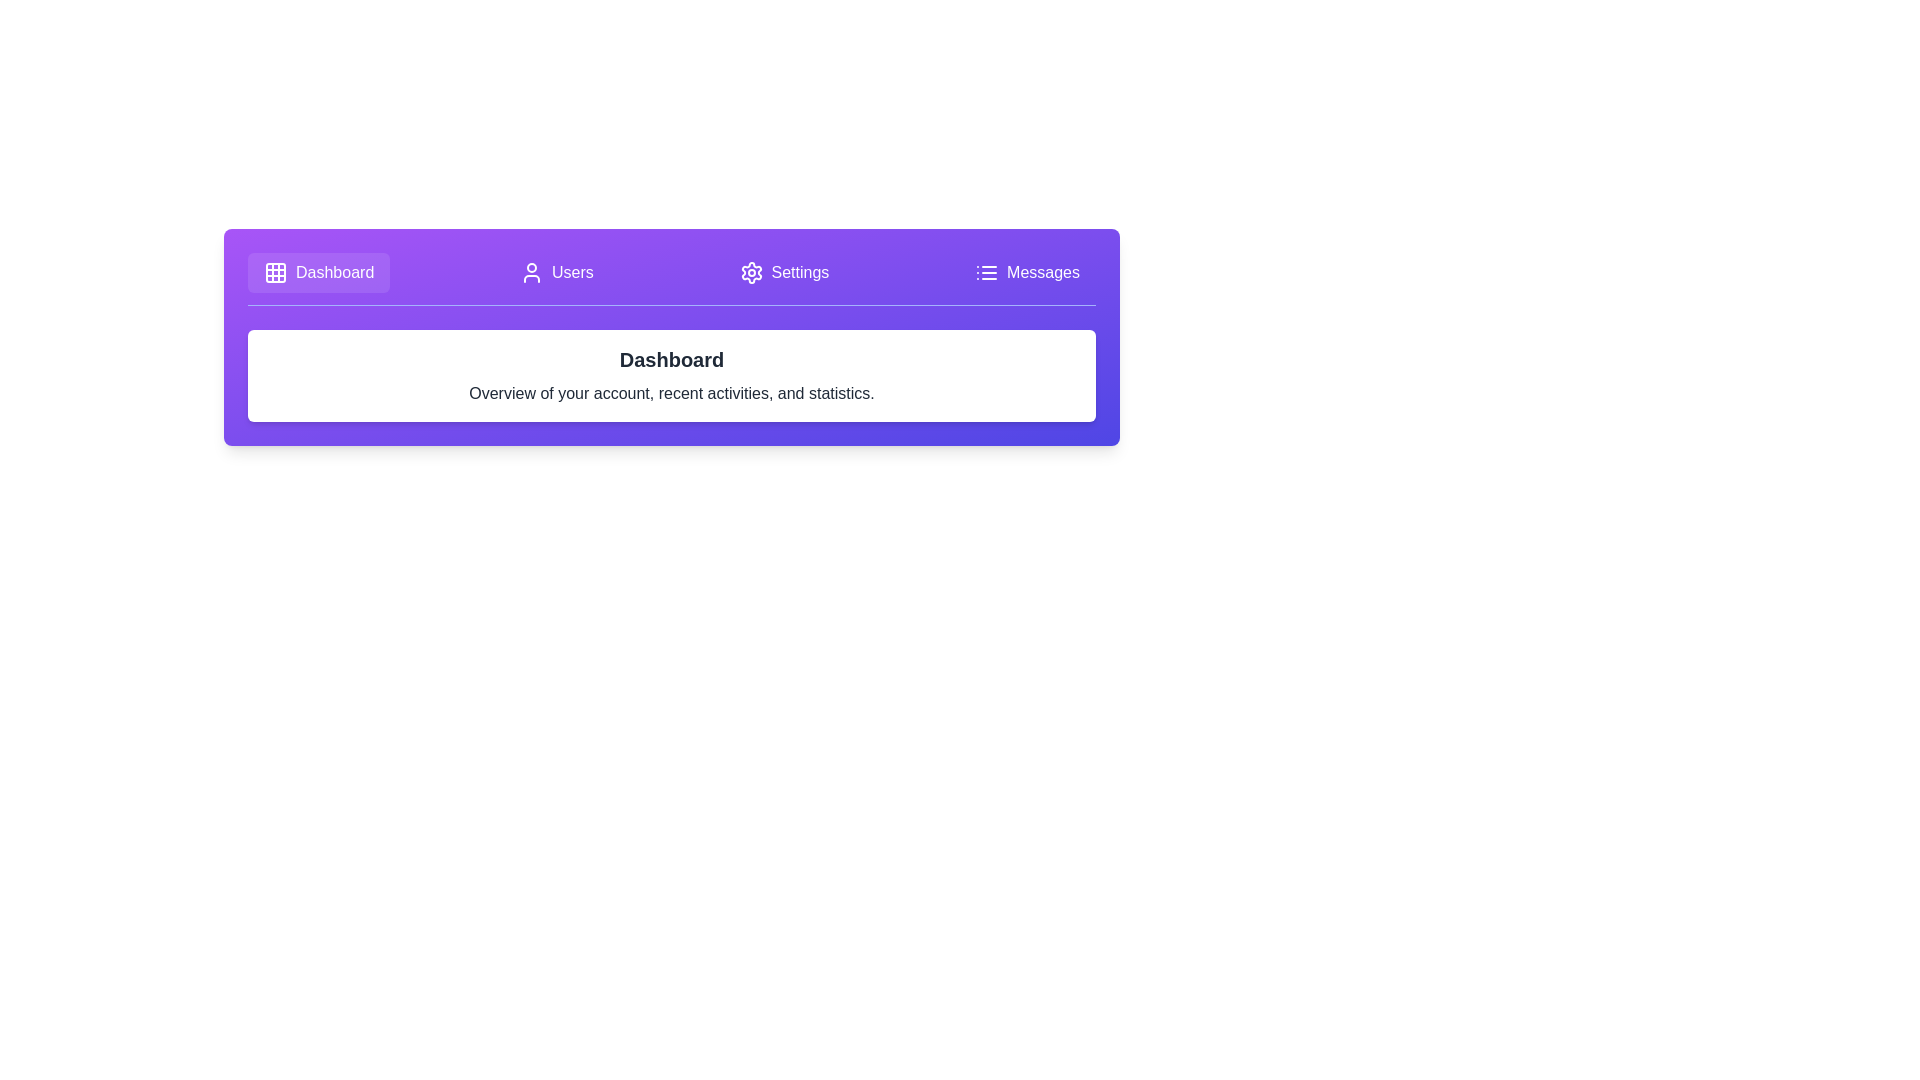  What do you see at coordinates (783, 273) in the screenshot?
I see `the 'Settings' button, which is a rectangular interactive button with a purple background and white text, located in the middle-right of the navigation area` at bounding box center [783, 273].